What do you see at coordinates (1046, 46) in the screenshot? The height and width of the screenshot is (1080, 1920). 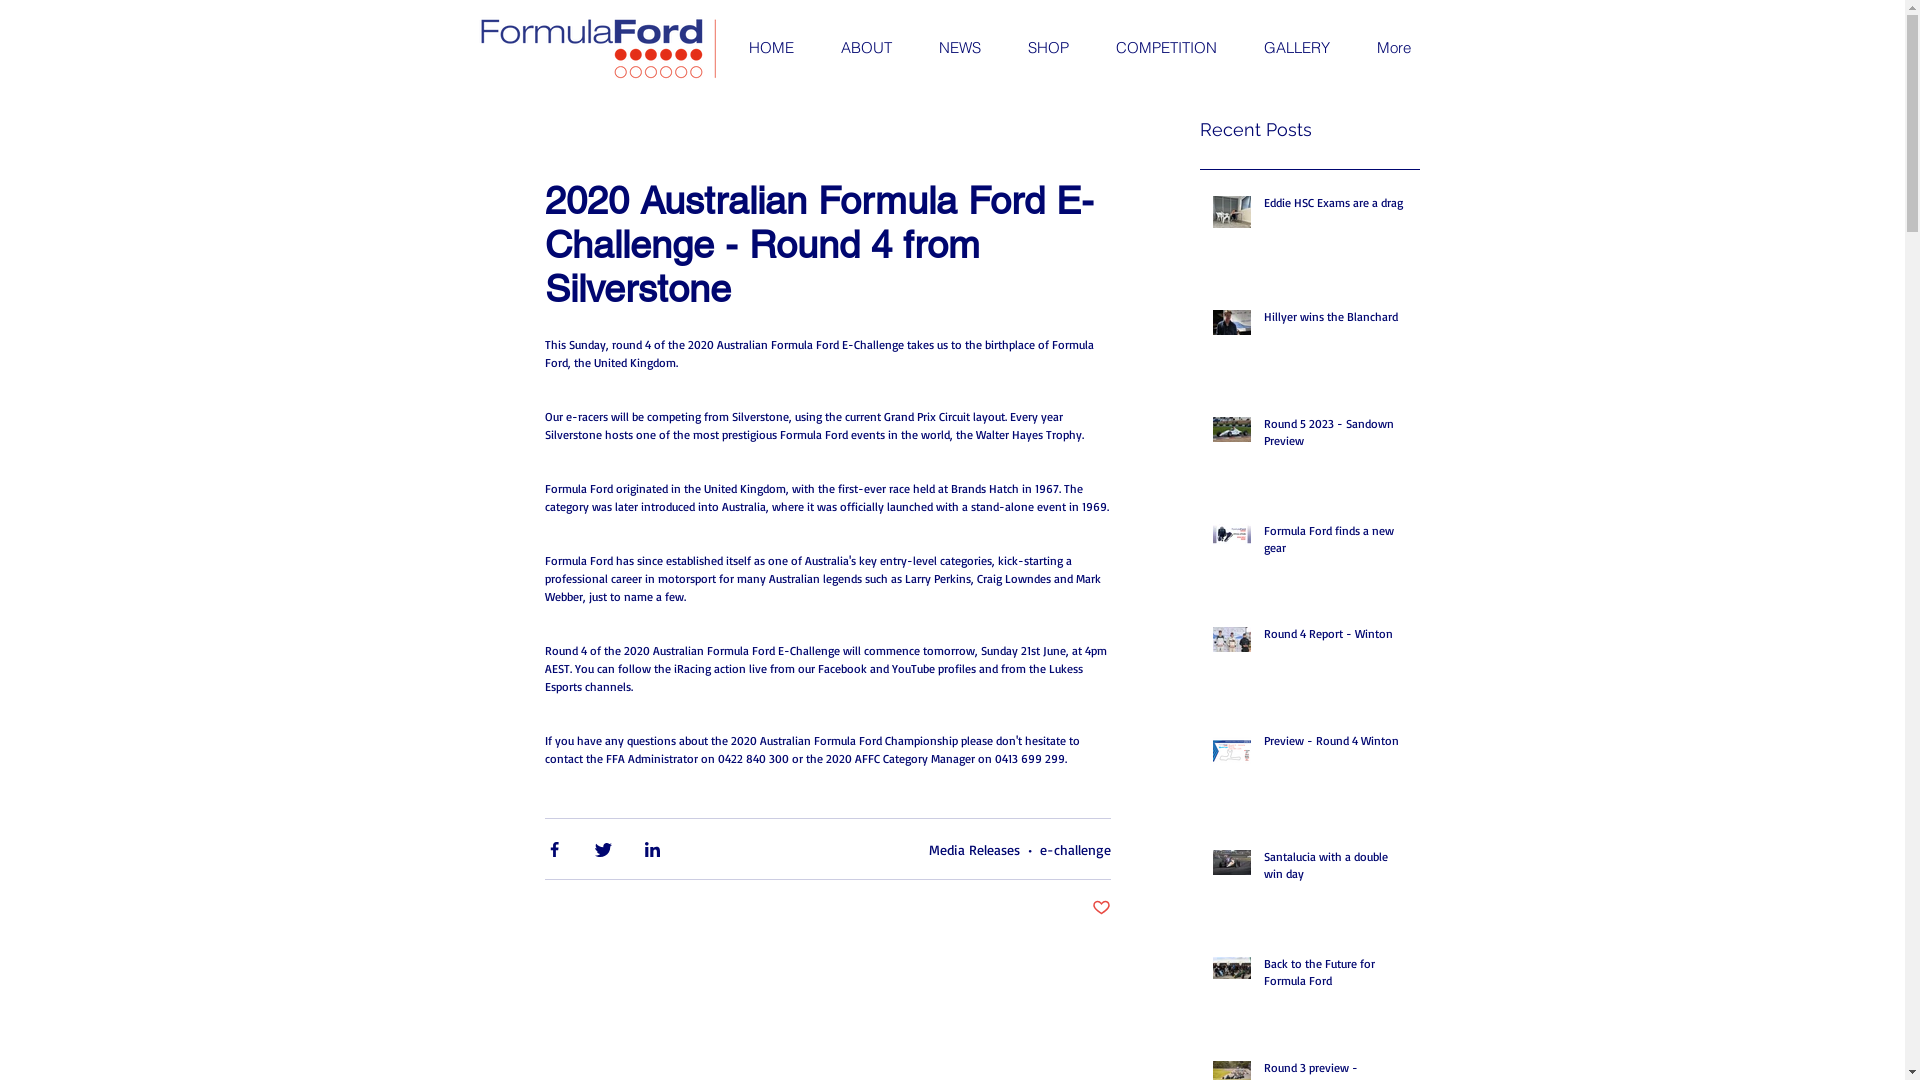 I see `'SHOP'` at bounding box center [1046, 46].